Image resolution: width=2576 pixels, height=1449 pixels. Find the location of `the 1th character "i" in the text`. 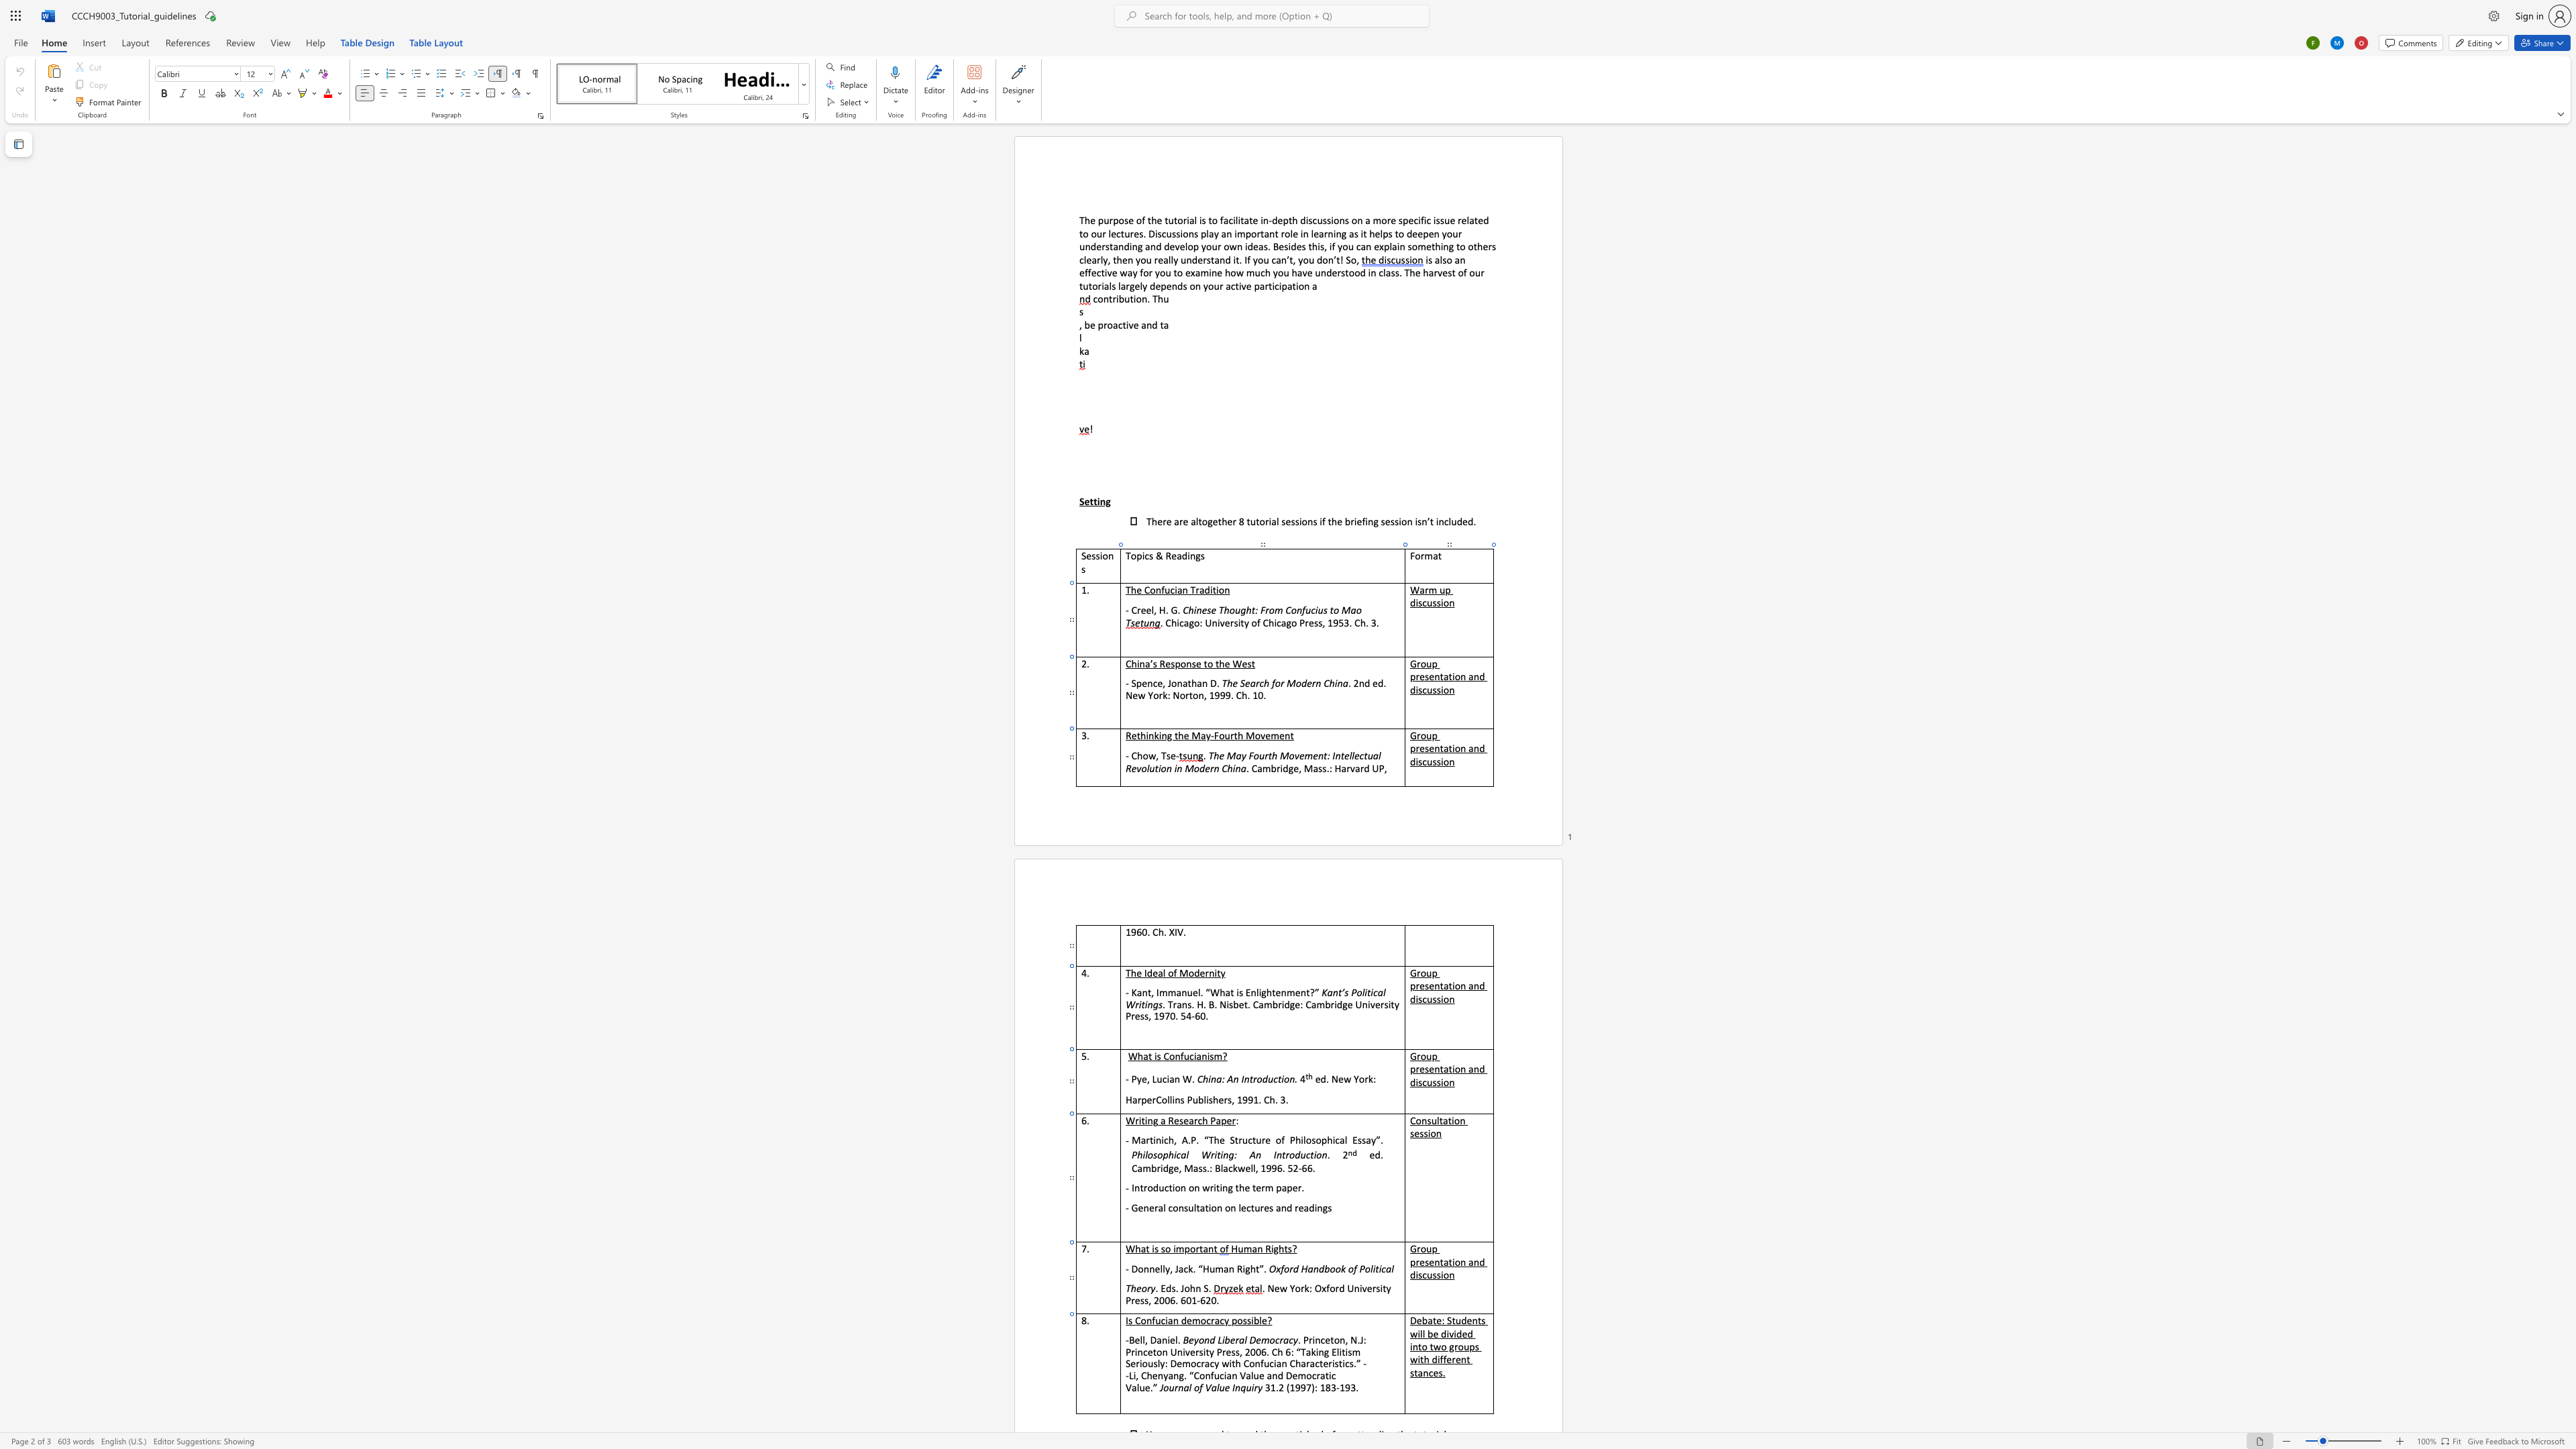

the 1th character "i" in the text is located at coordinates (1452, 1261).